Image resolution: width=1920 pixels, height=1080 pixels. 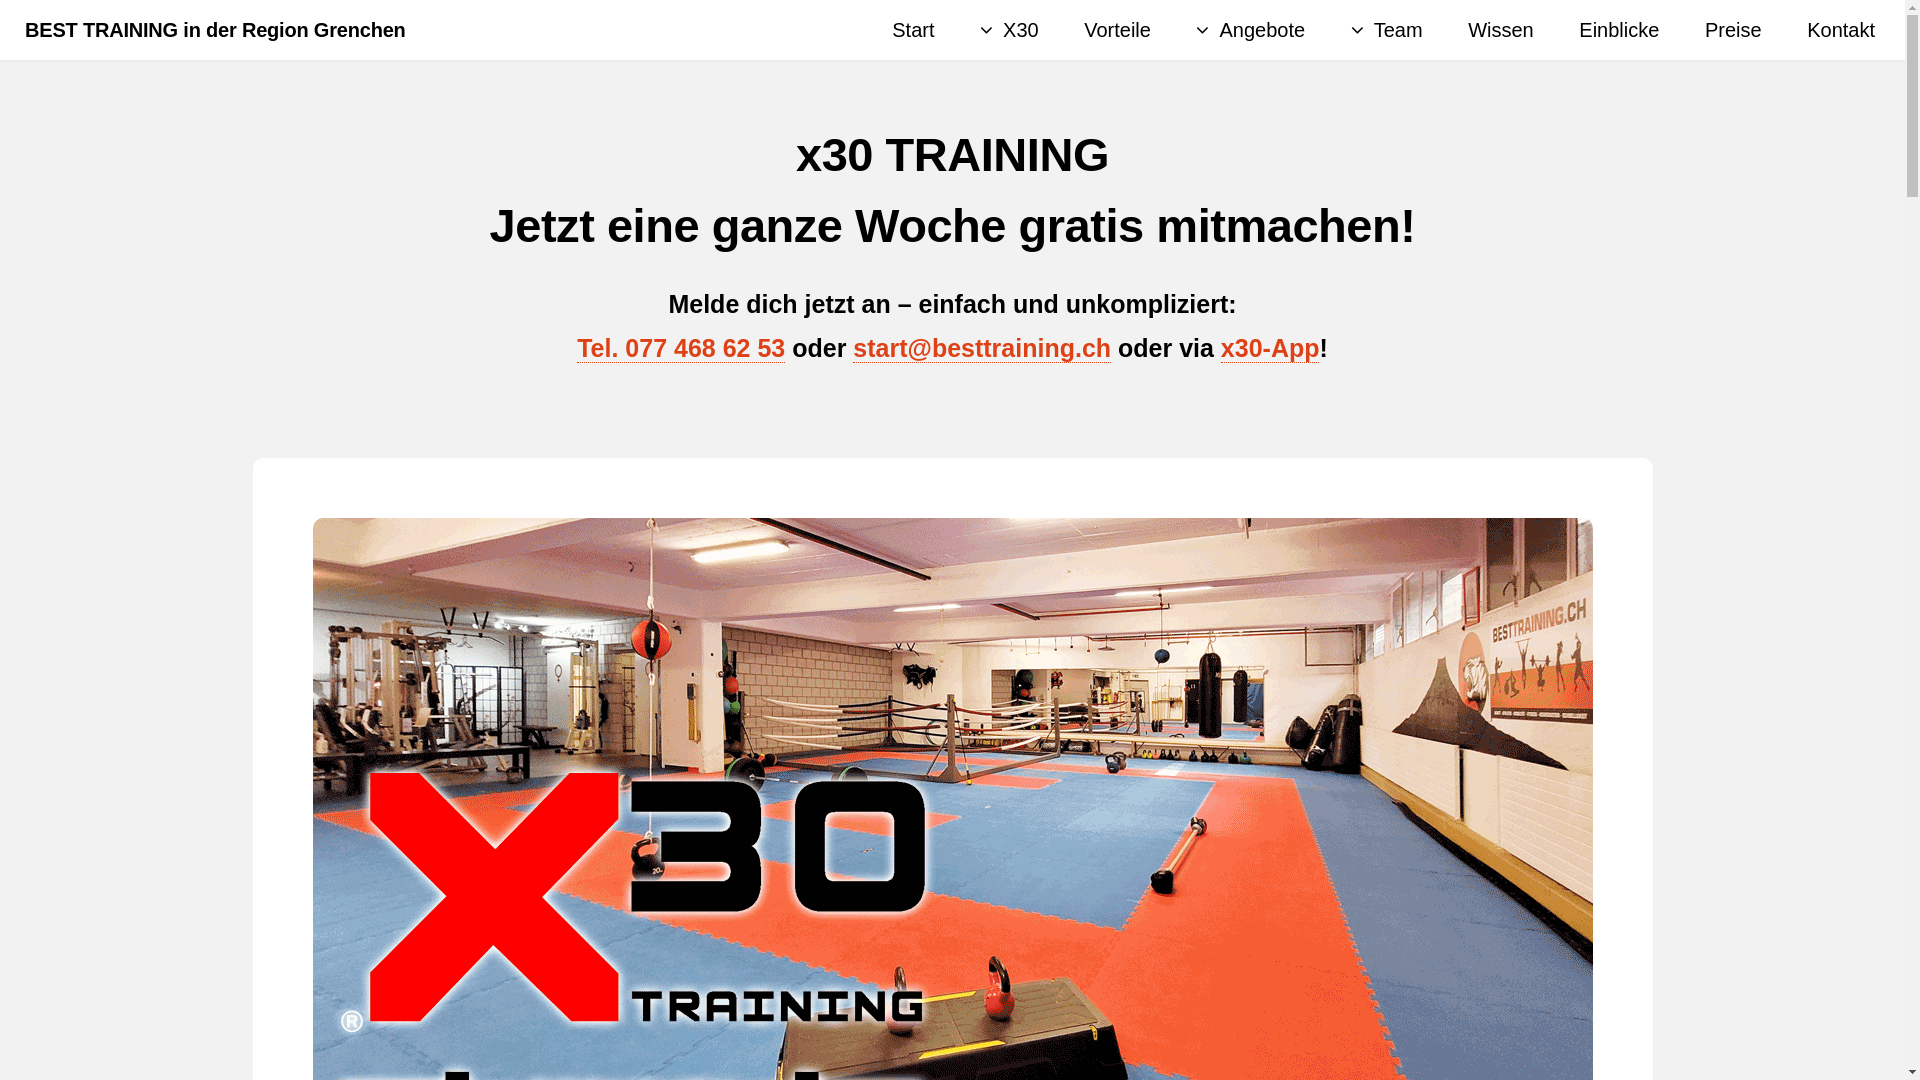 I want to click on 'X30', so click(x=979, y=30).